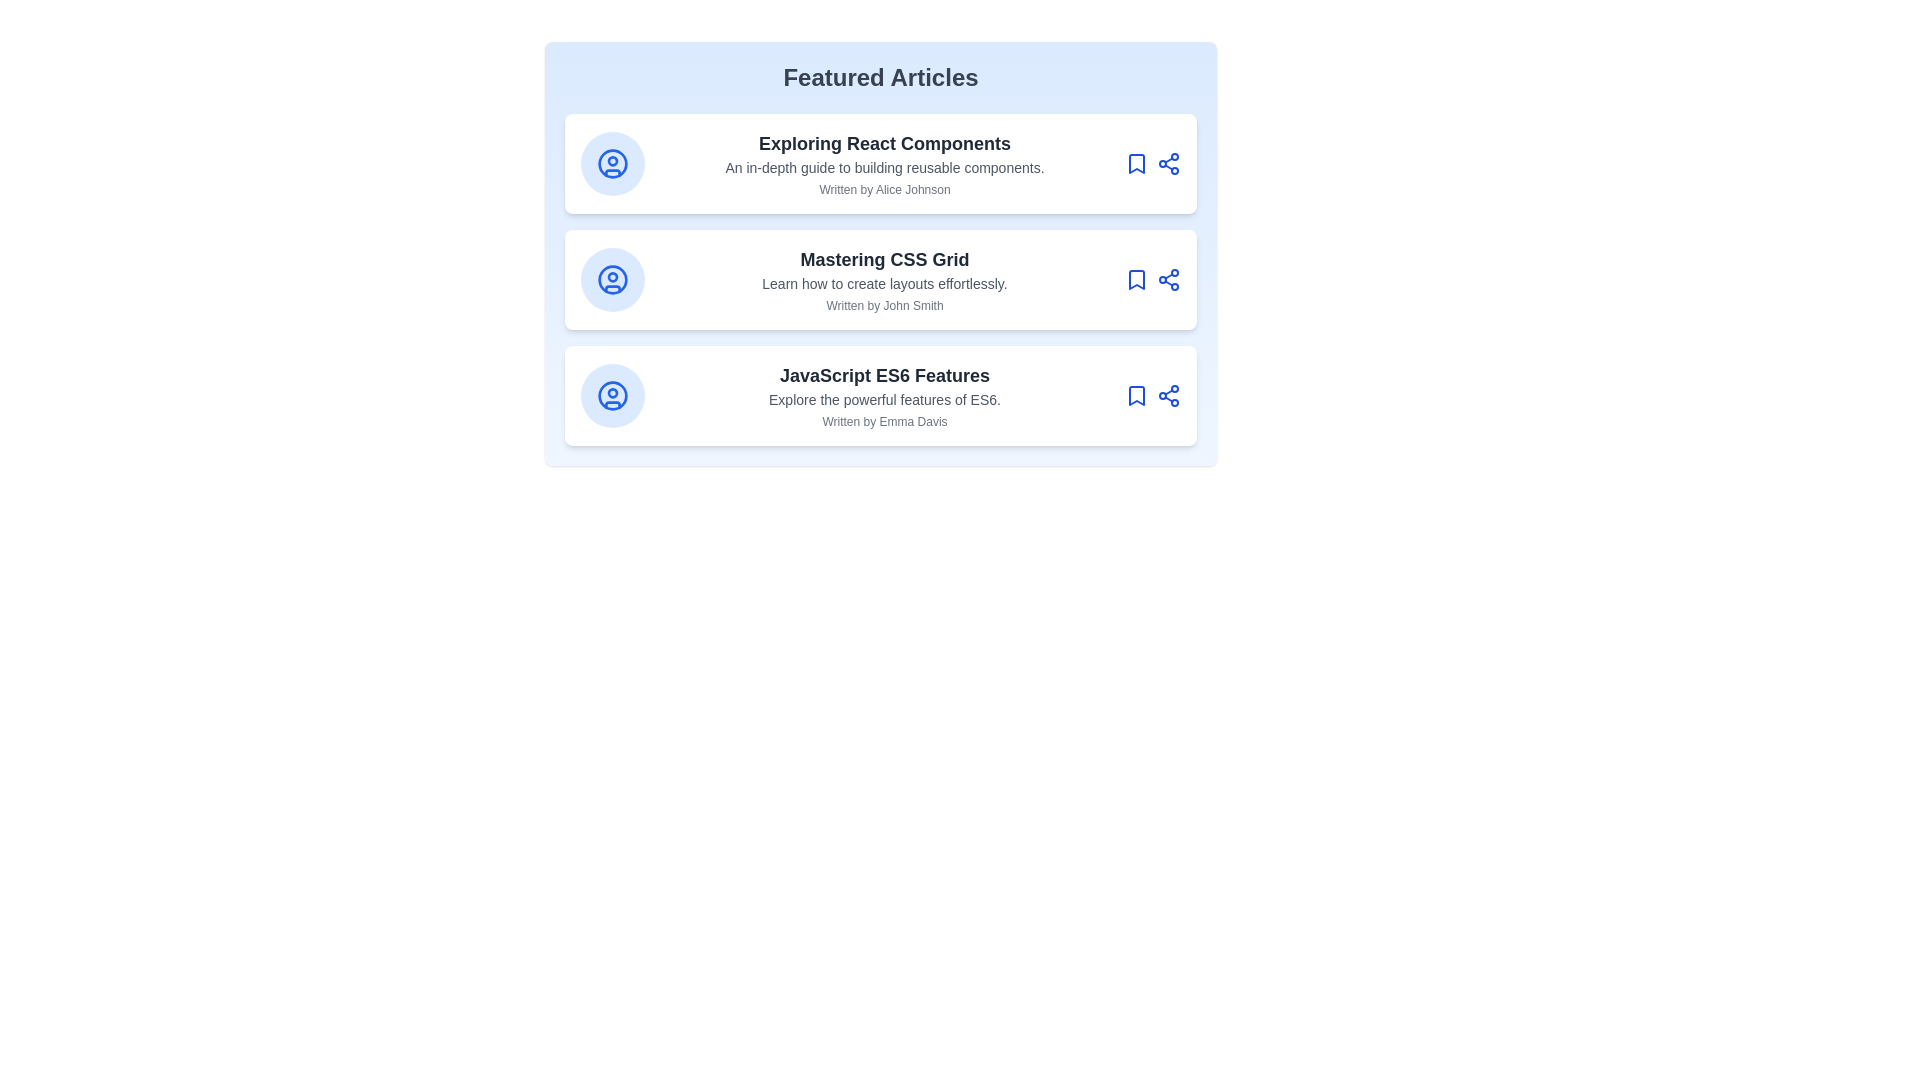 Image resolution: width=1920 pixels, height=1080 pixels. I want to click on the header titled 'Featured Articles' to highlight it, so click(880, 76).